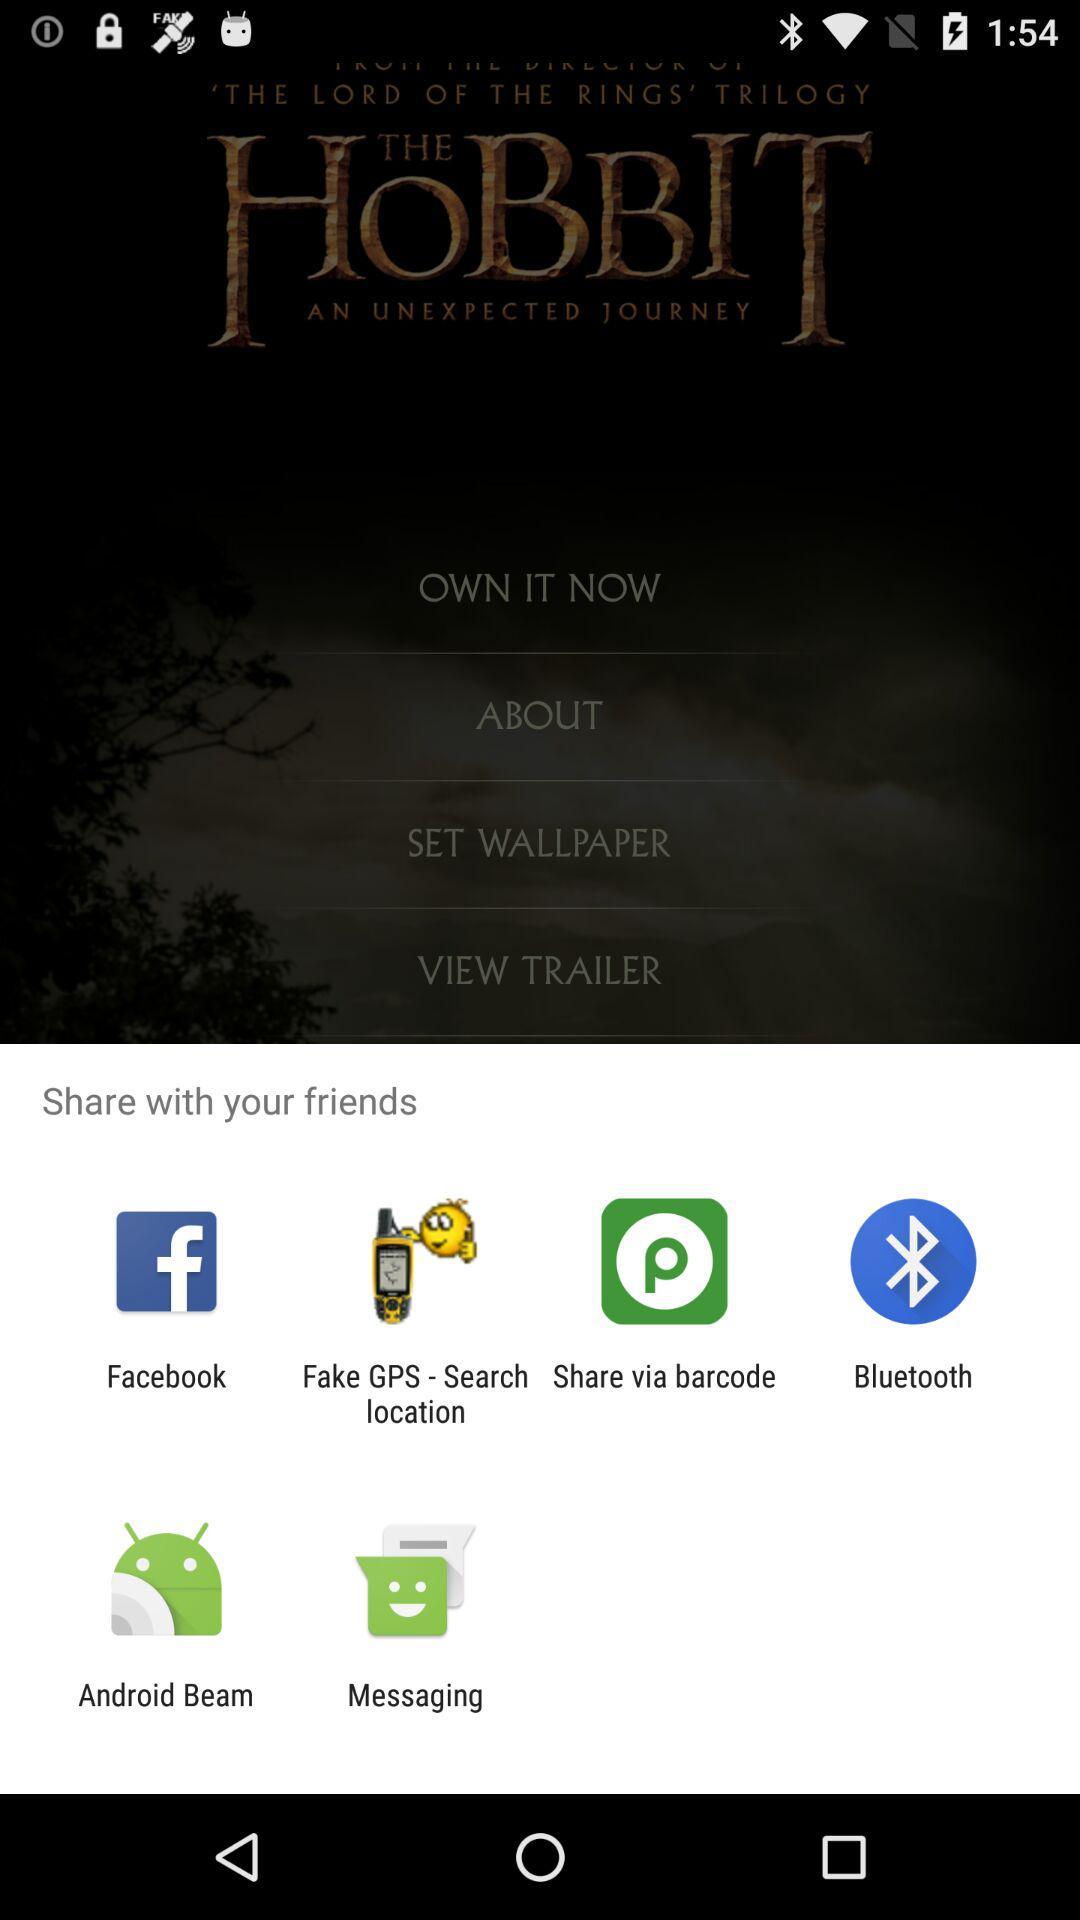  What do you see at coordinates (165, 1392) in the screenshot?
I see `the icon to the left of fake gps search icon` at bounding box center [165, 1392].